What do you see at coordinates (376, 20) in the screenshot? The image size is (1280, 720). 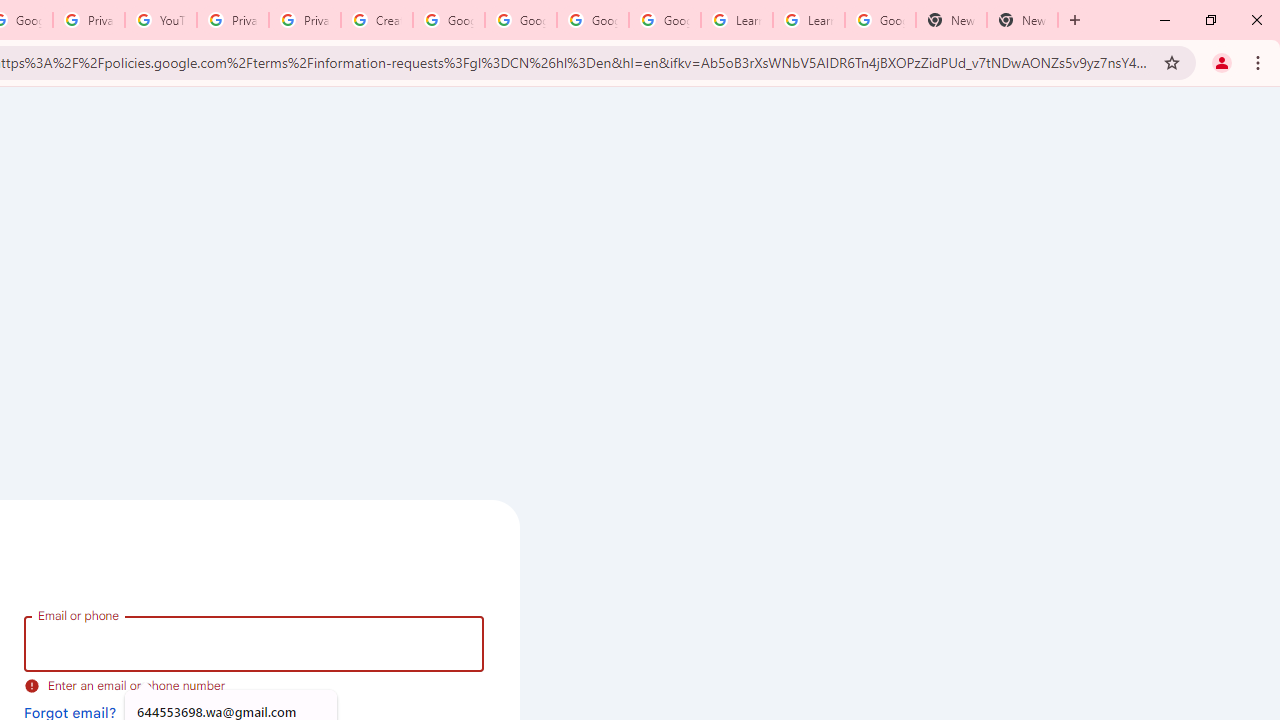 I see `'Create your Google Account'` at bounding box center [376, 20].